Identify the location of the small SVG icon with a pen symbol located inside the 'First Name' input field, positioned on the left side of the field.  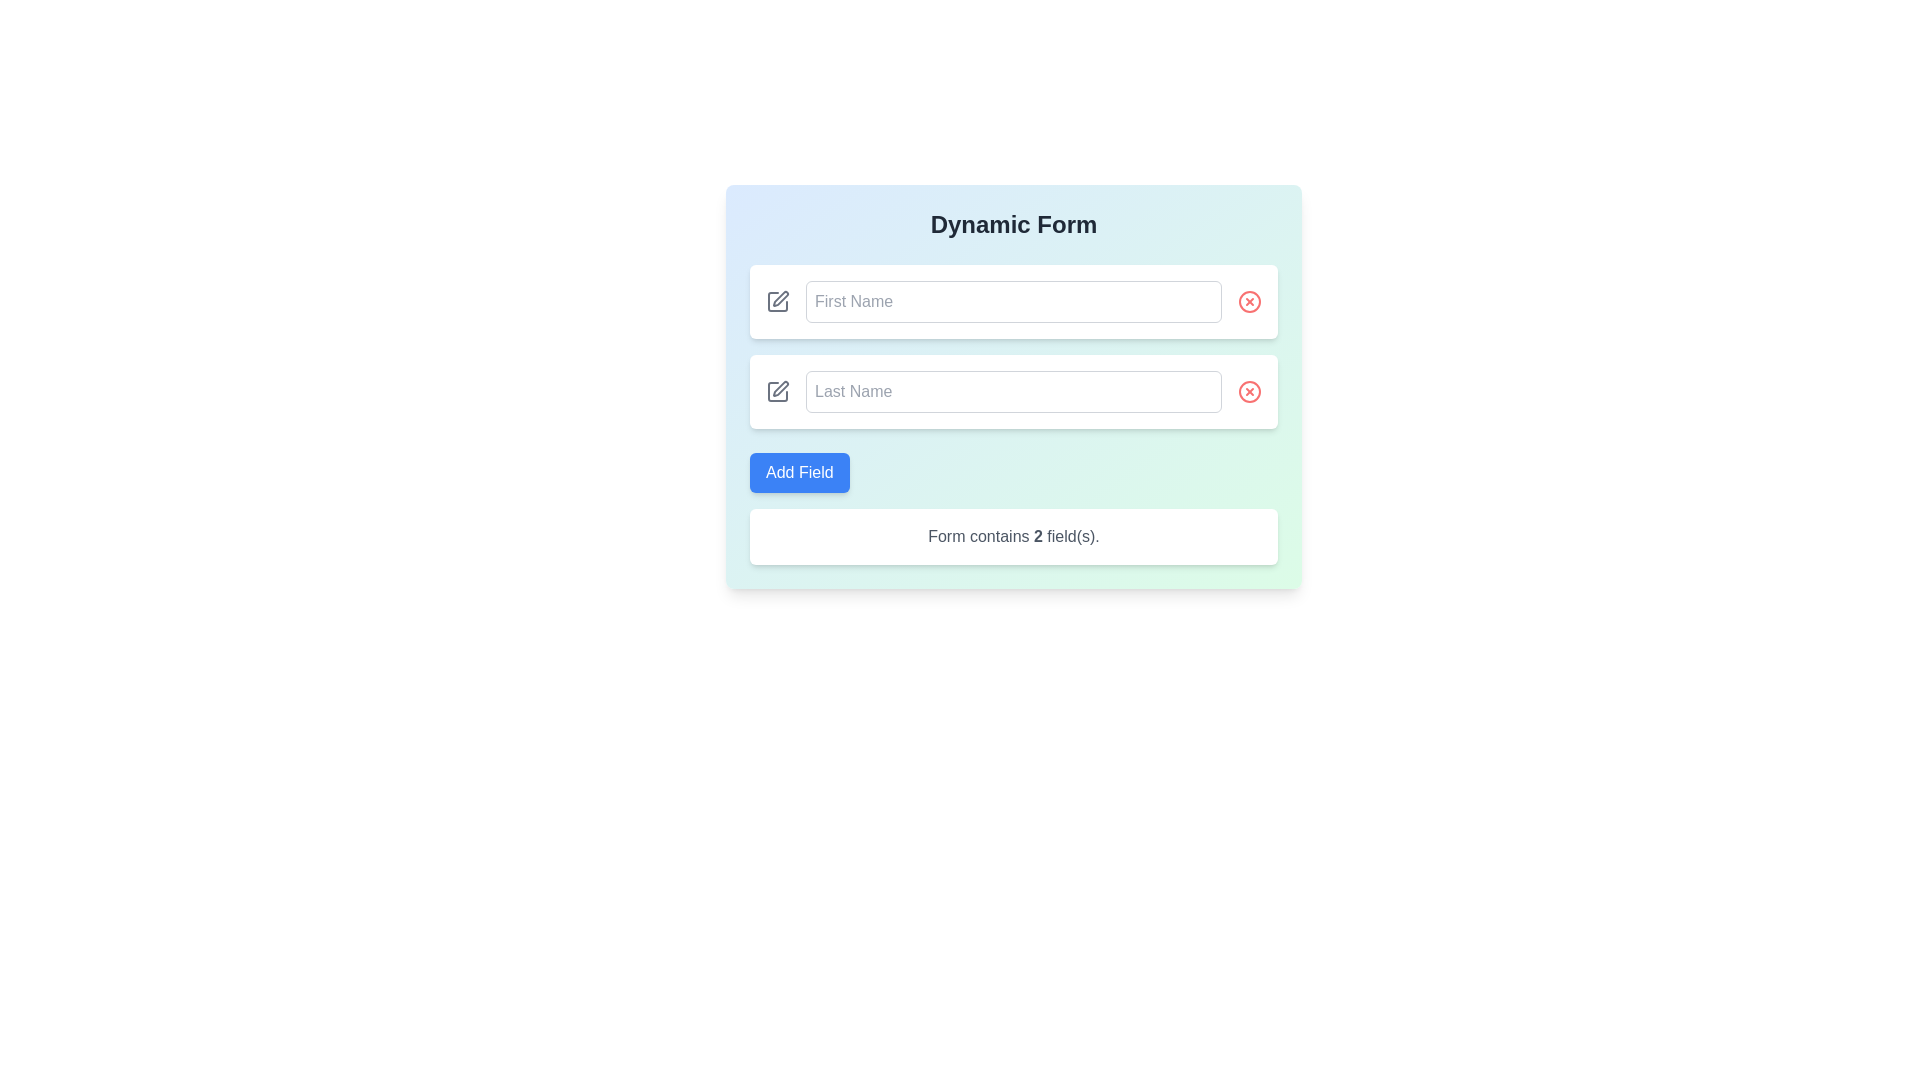
(780, 299).